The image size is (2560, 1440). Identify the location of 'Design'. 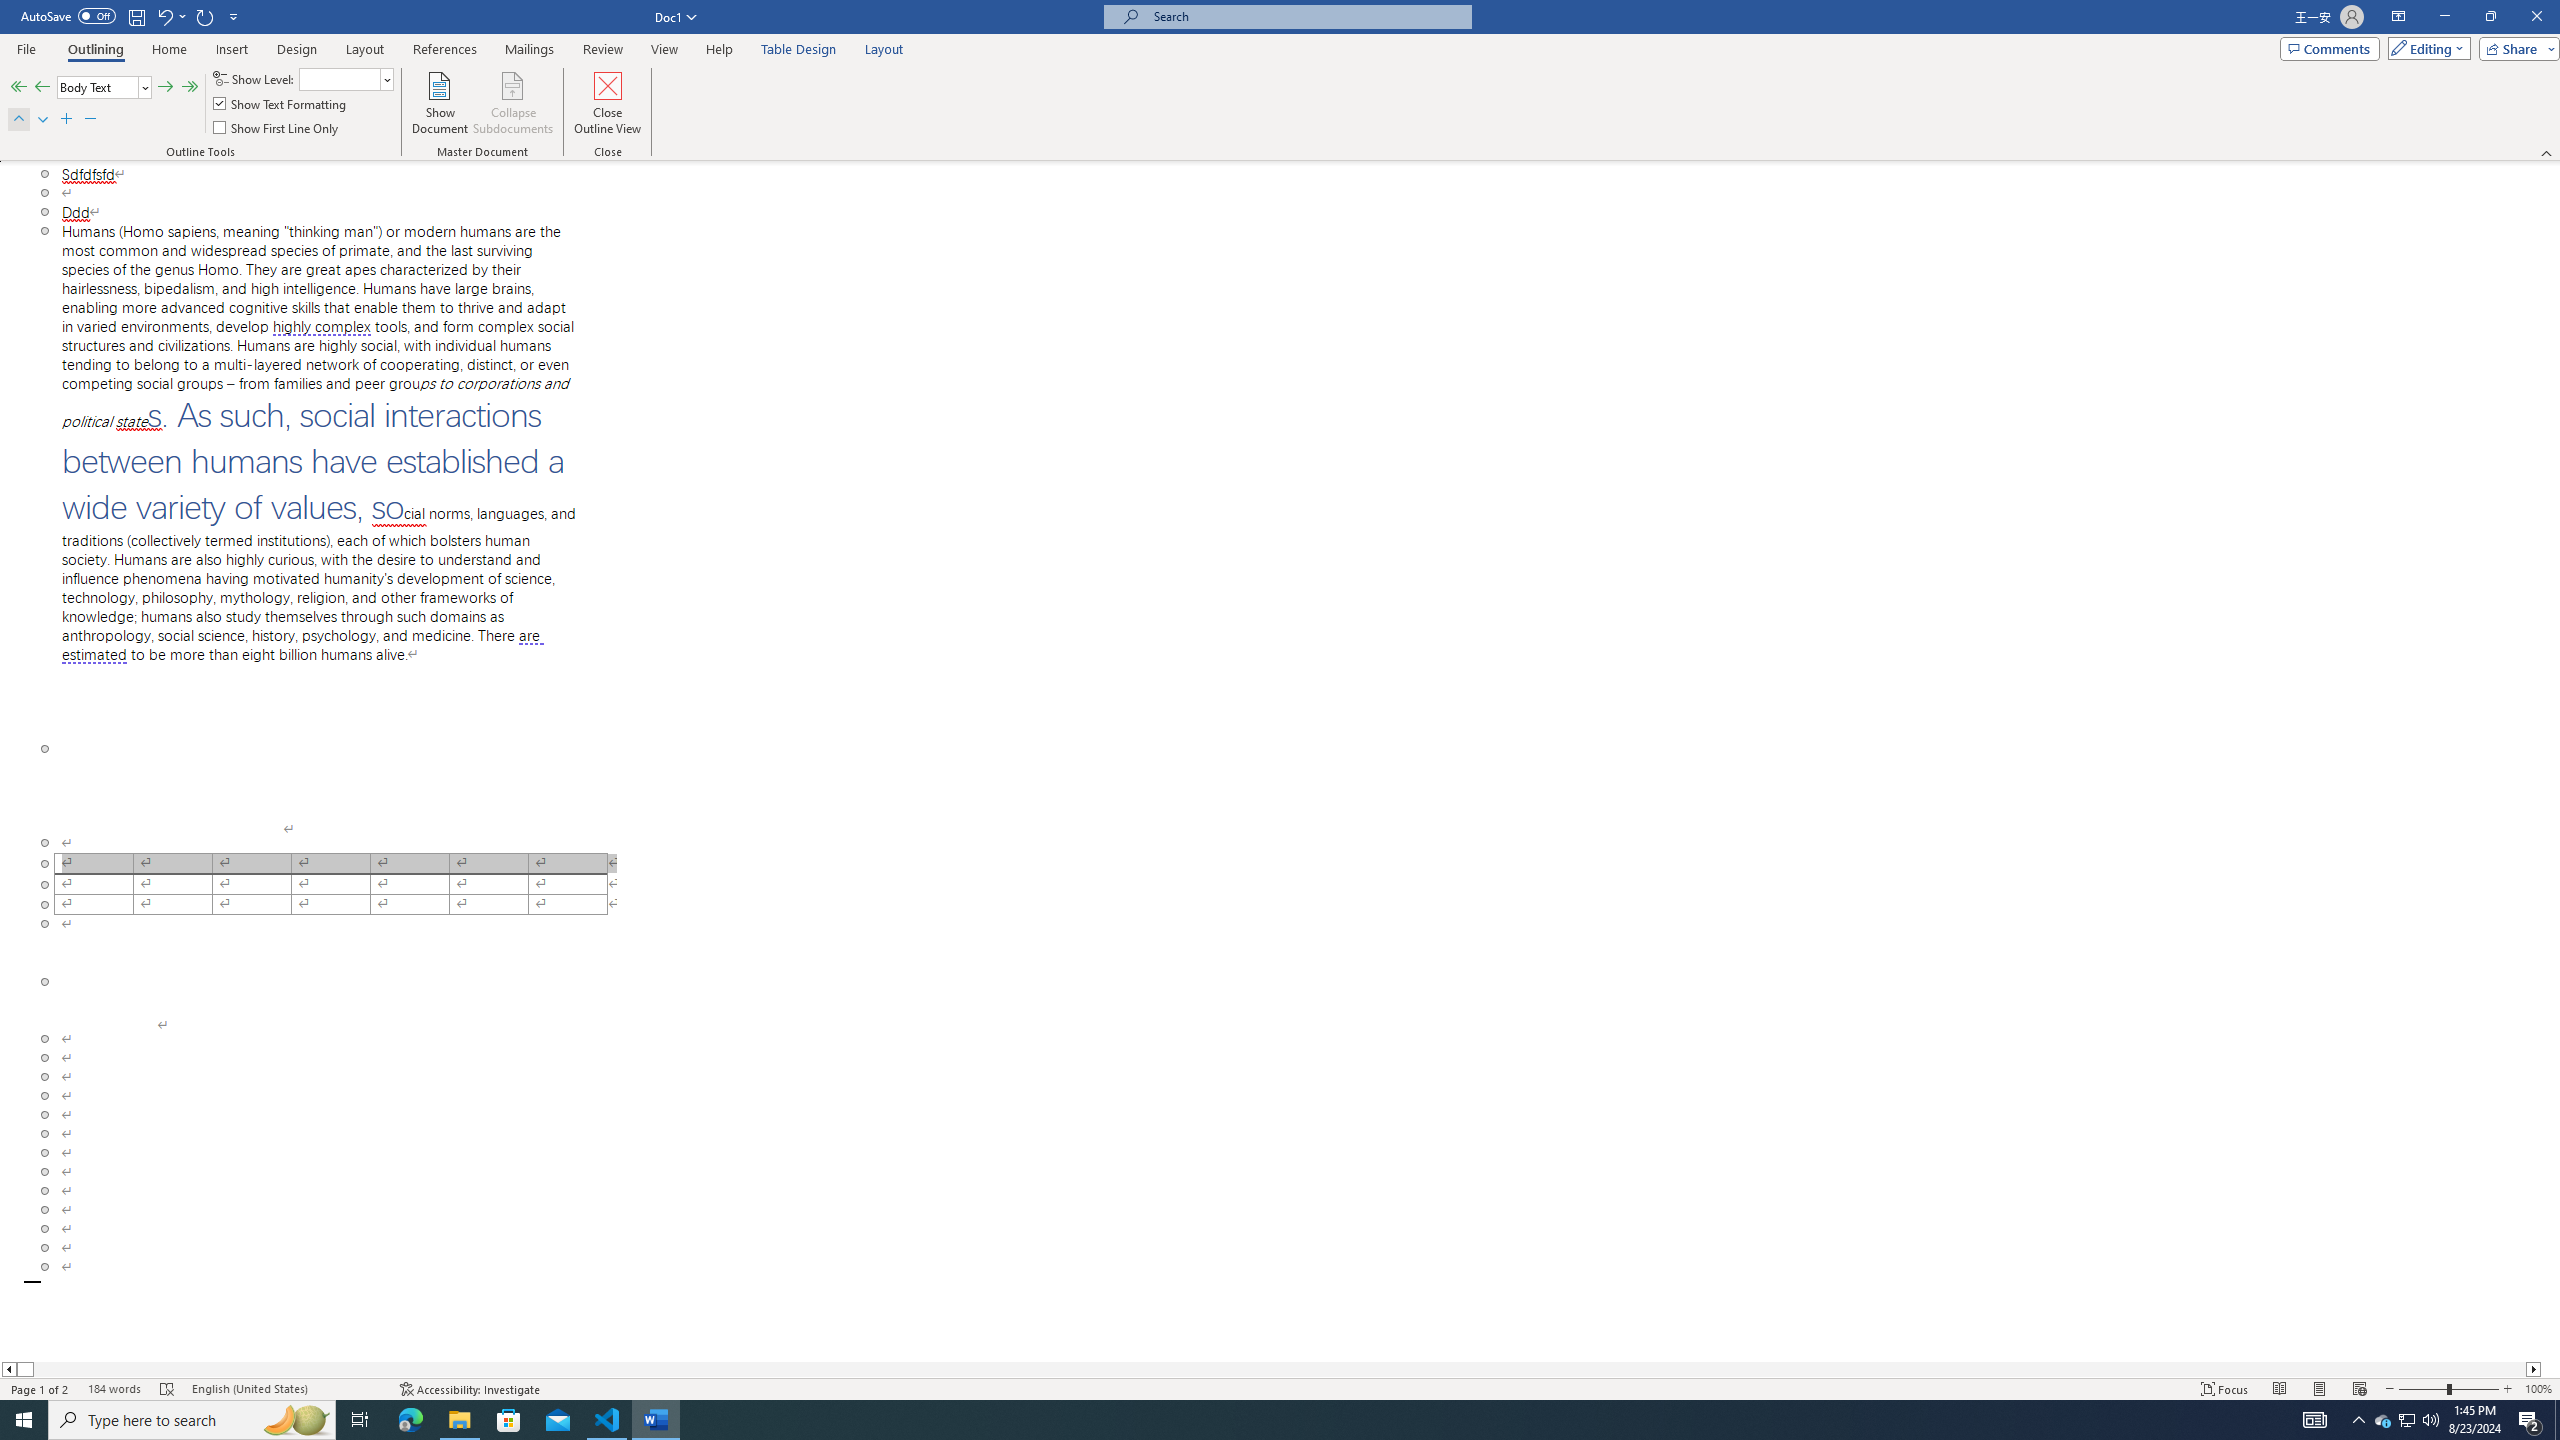
(295, 49).